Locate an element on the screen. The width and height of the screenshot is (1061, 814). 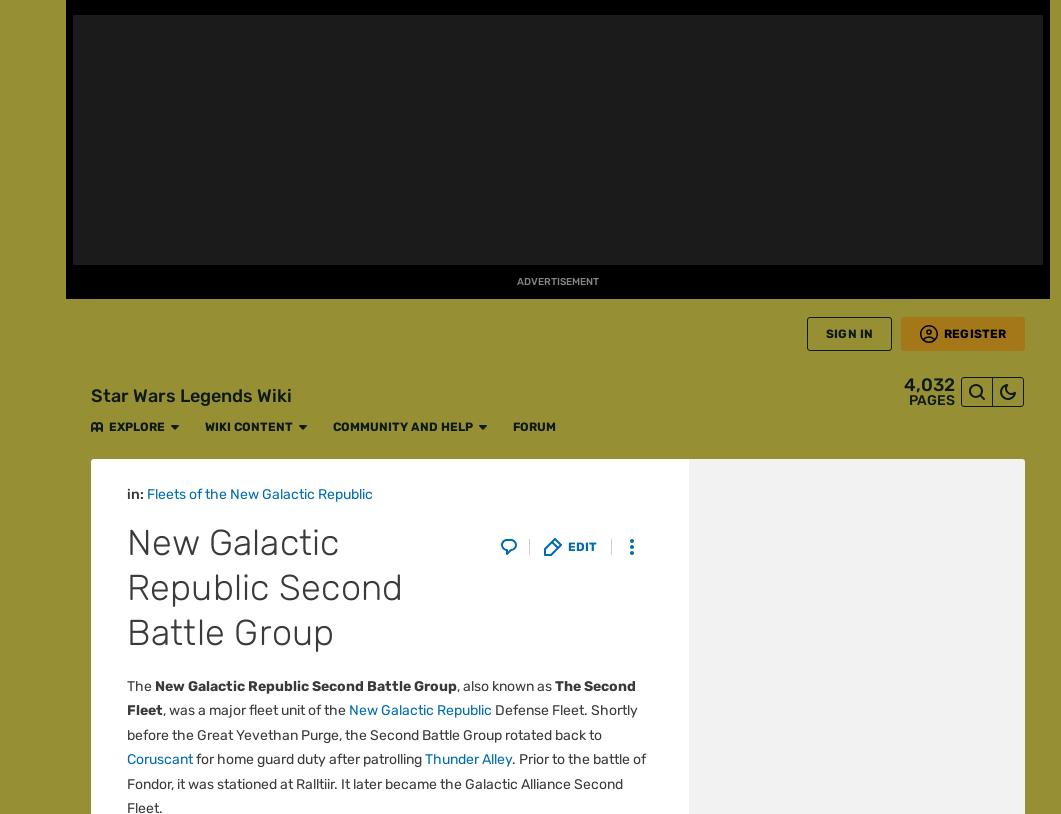
'Wikis' is located at coordinates (32, 644).